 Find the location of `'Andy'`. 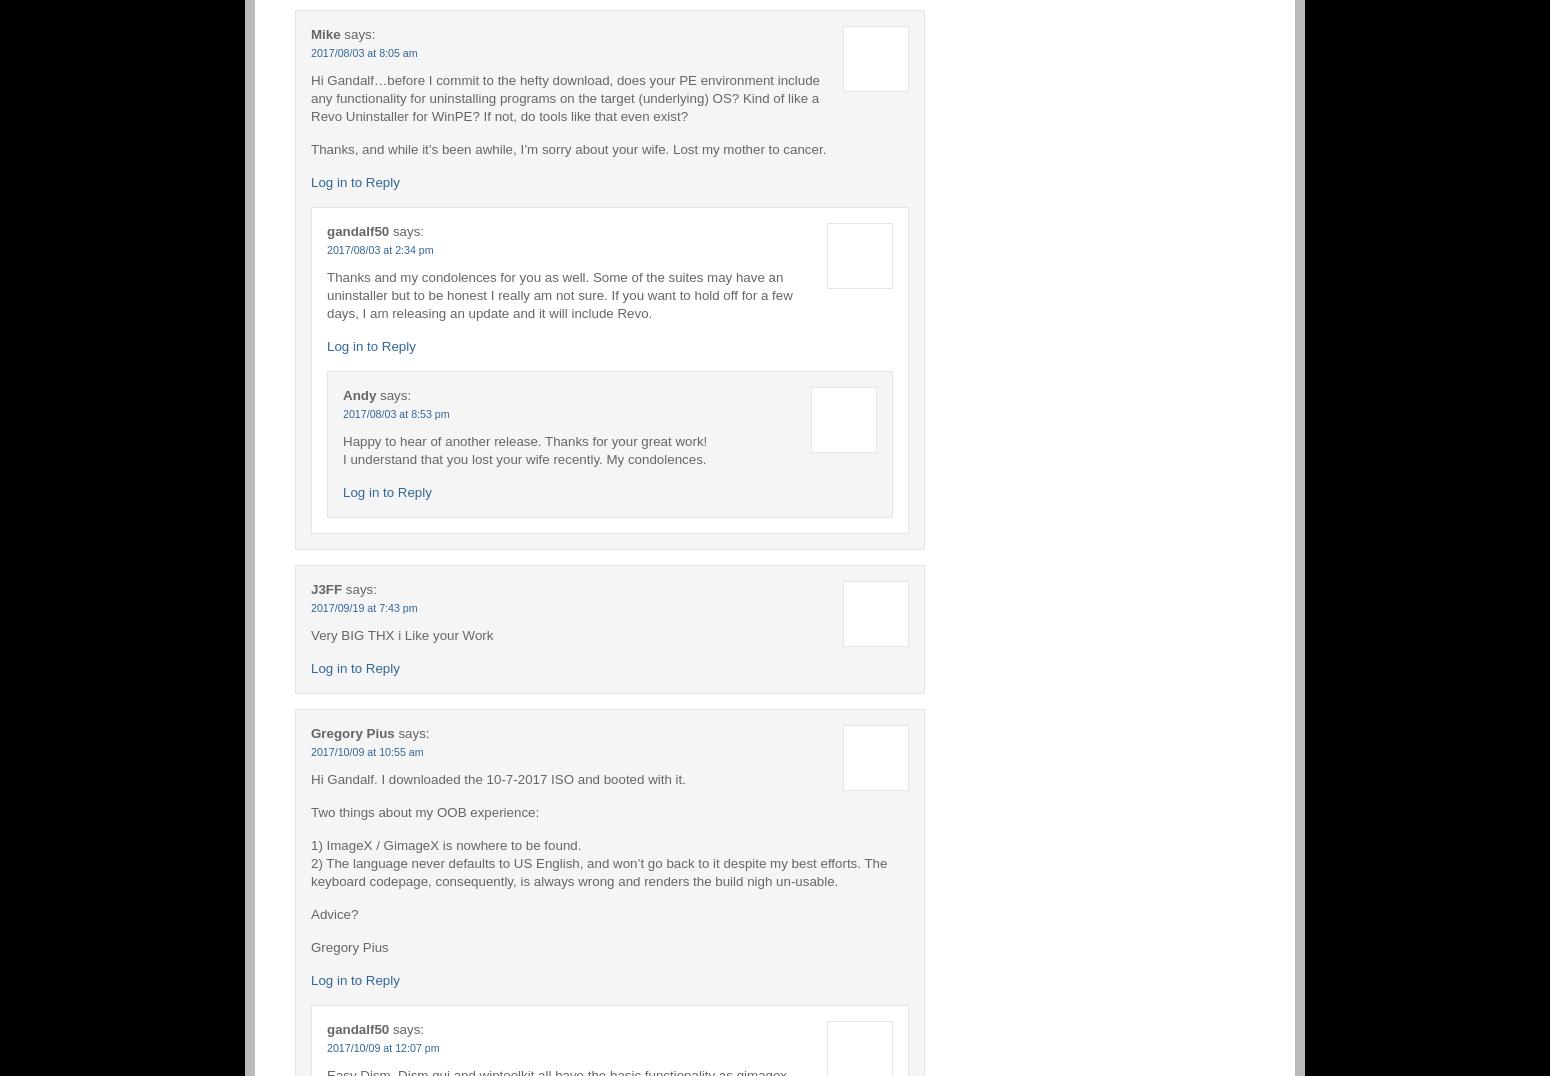

'Andy' is located at coordinates (358, 393).